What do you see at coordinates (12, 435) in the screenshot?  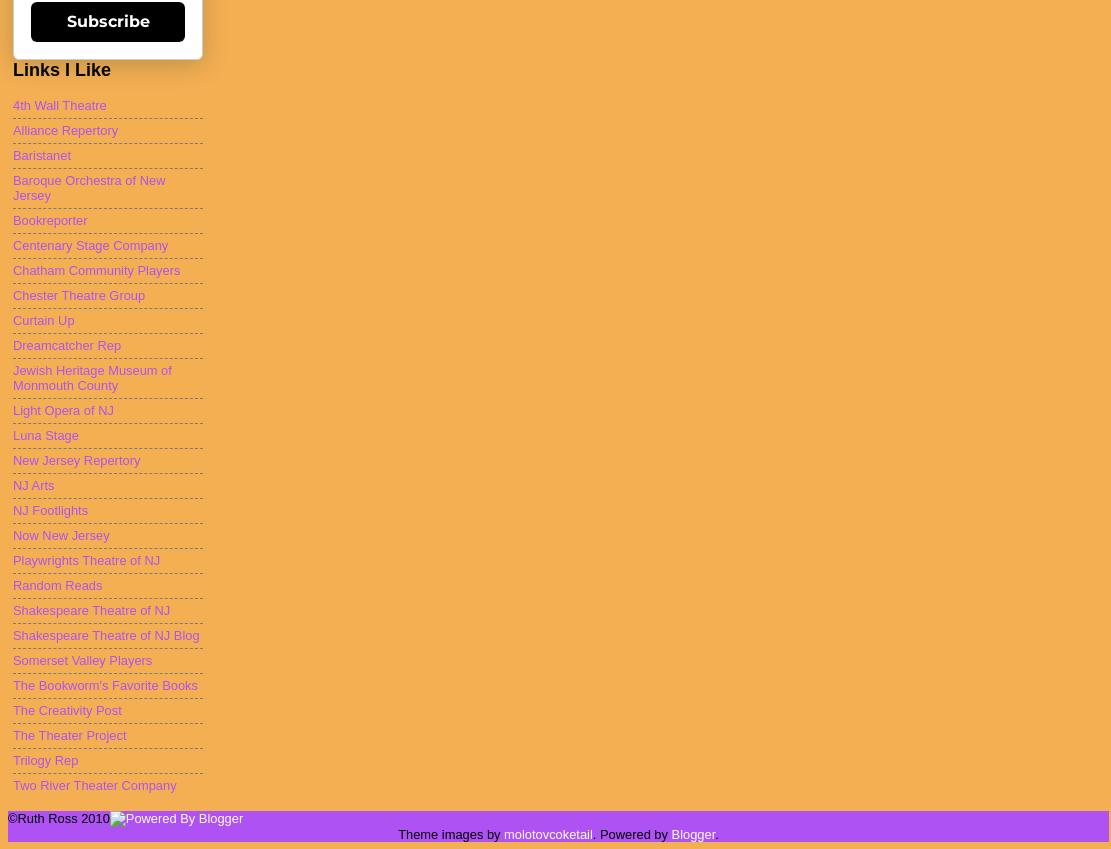 I see `'Luna Stage'` at bounding box center [12, 435].